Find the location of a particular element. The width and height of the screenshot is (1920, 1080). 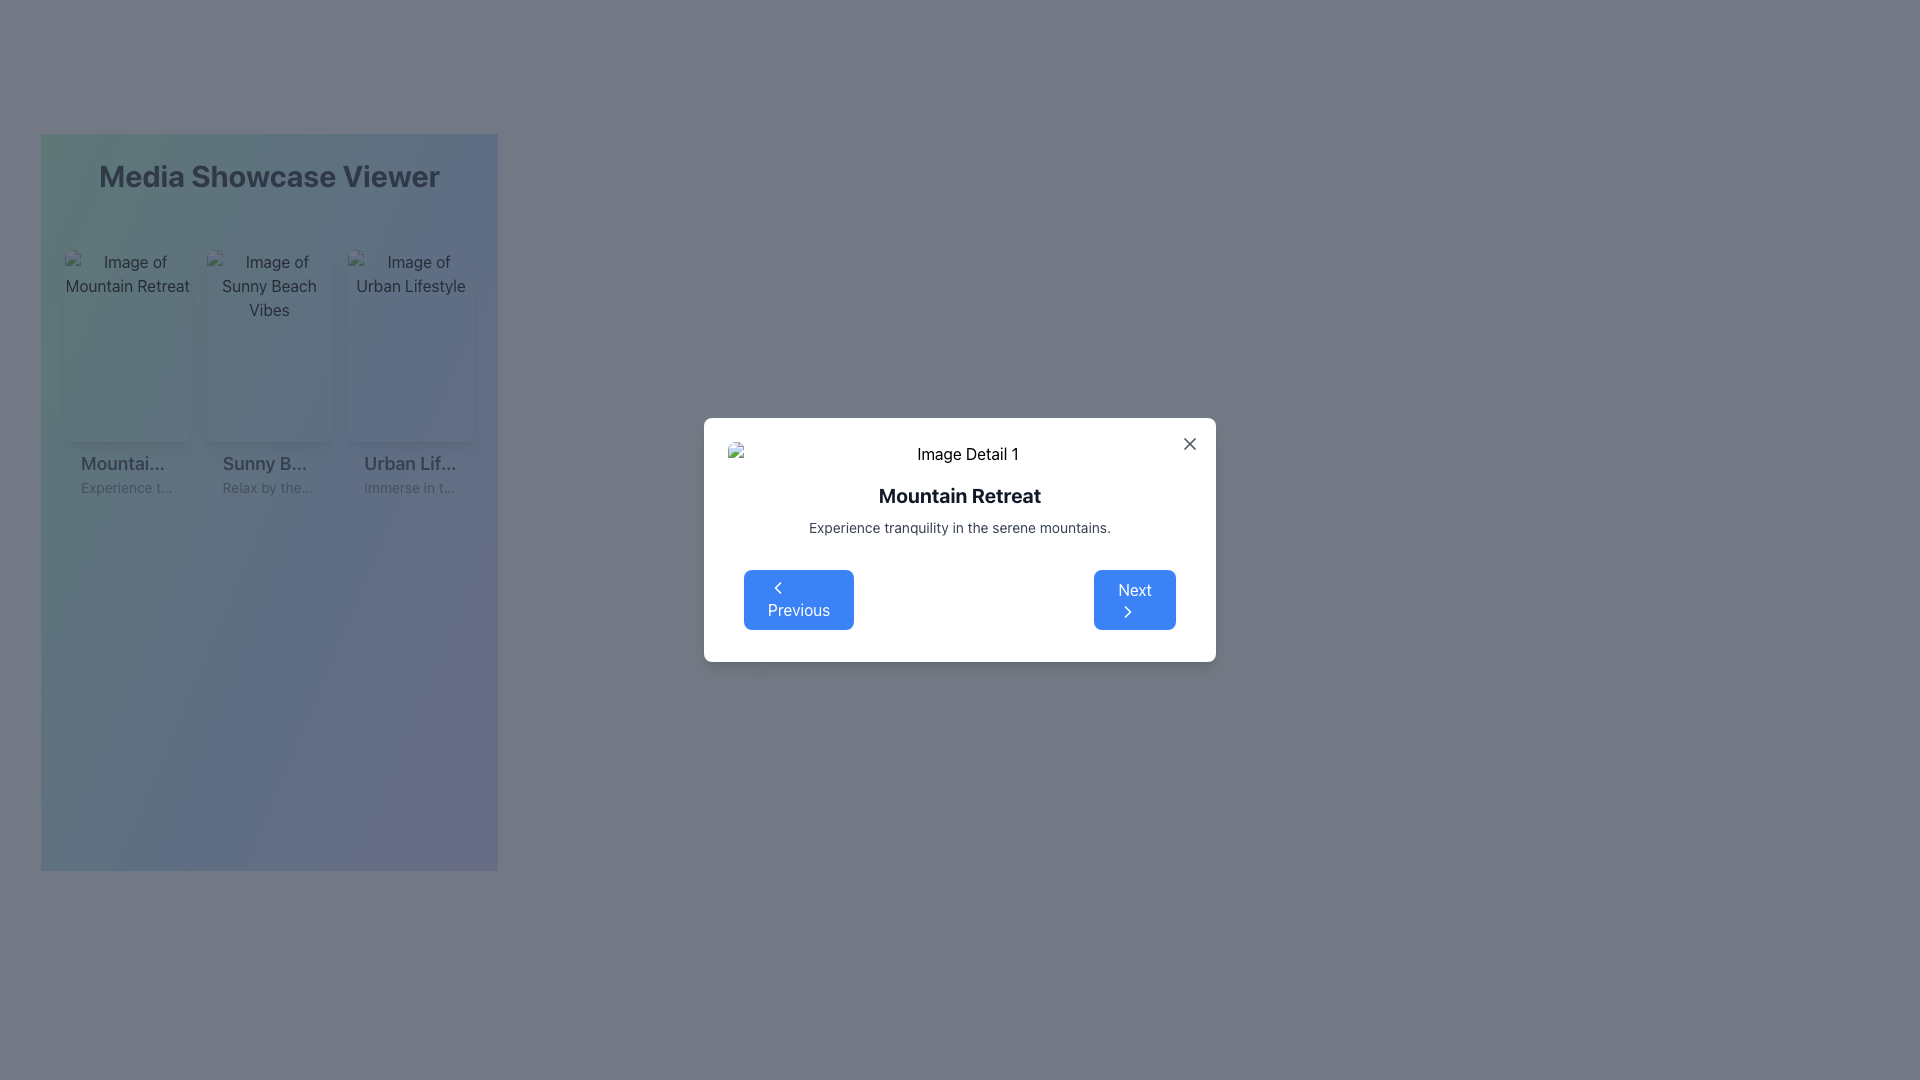

title 'Urban Lifestyle' and the description 'Immerse in the vibrant energy of the city.' from the textual content block at the bottom of the third card in the 'Media Showcase Viewer' section is located at coordinates (410, 474).